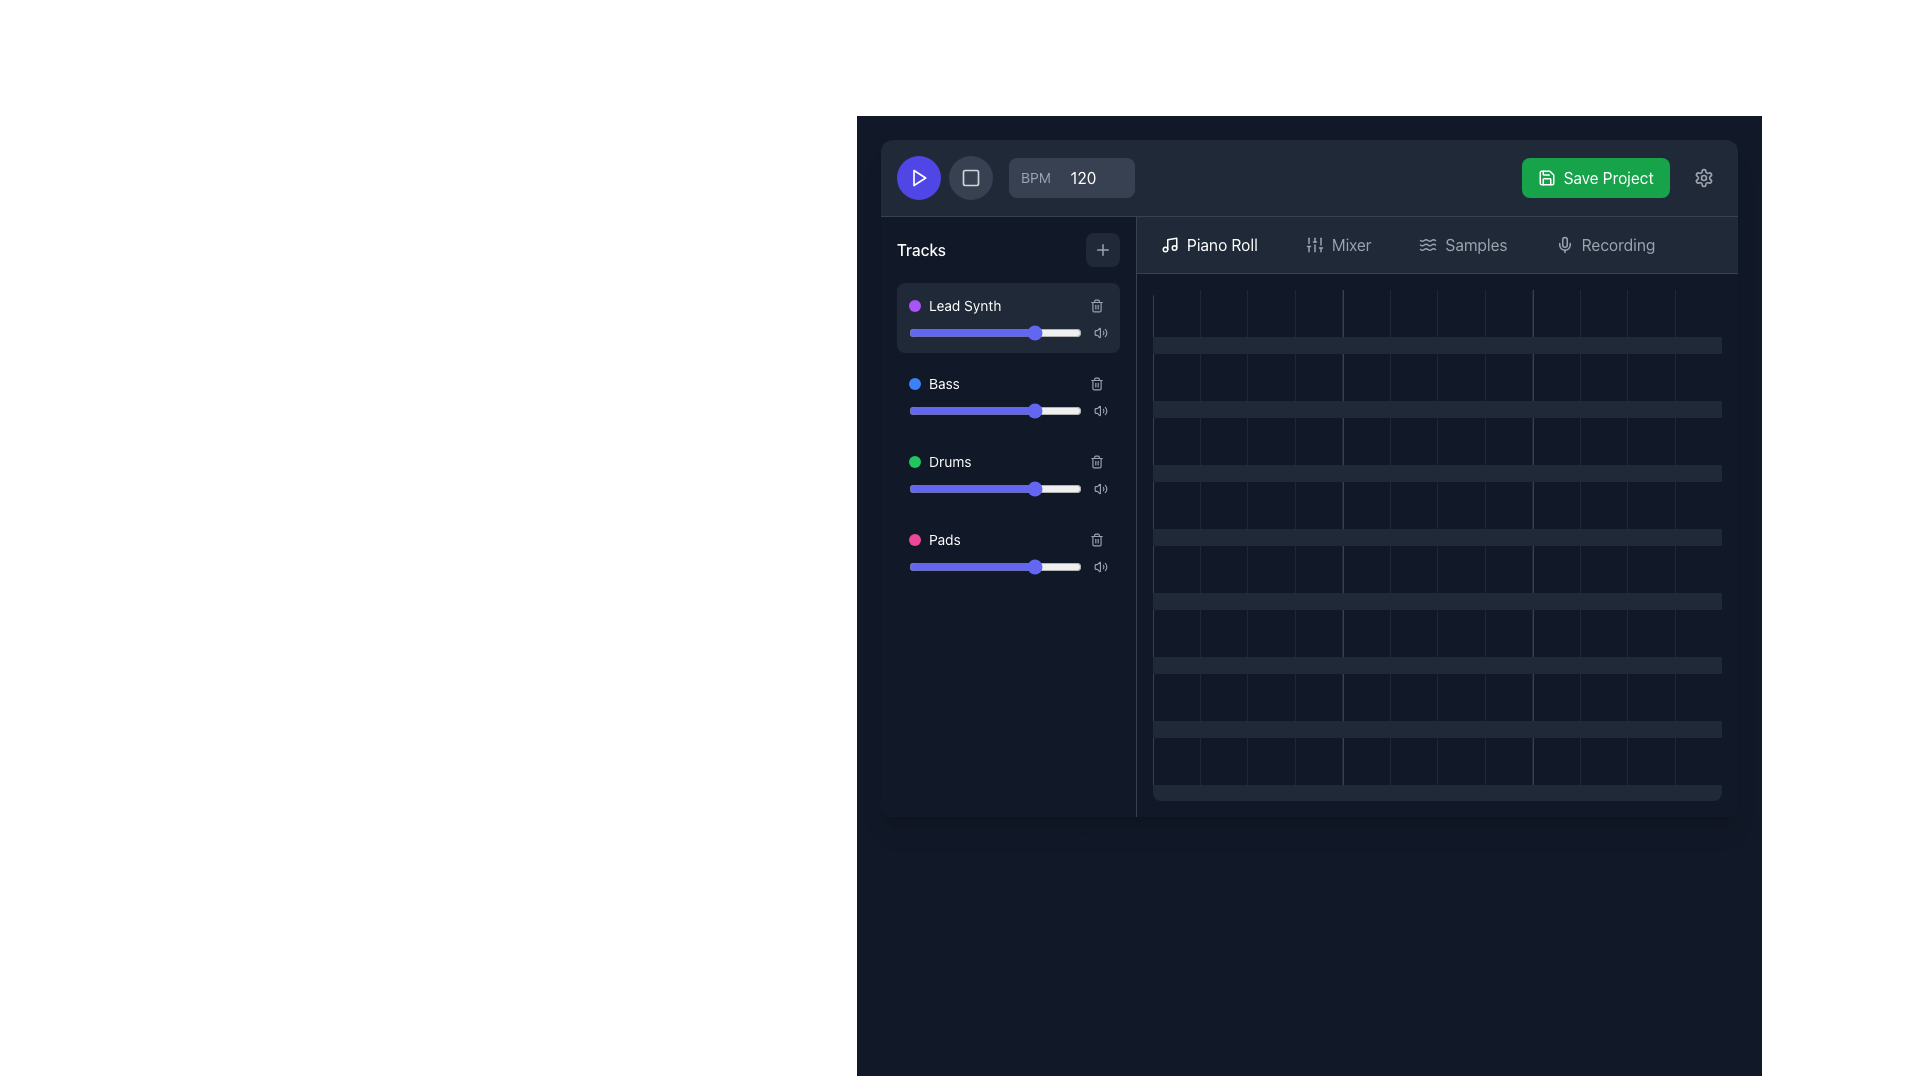 Image resolution: width=1920 pixels, height=1080 pixels. I want to click on the static text label for the first track in the music editing interface, located at the top-left corner of the application, which is part of a vertical list labeled 'Tracks', so click(965, 305).